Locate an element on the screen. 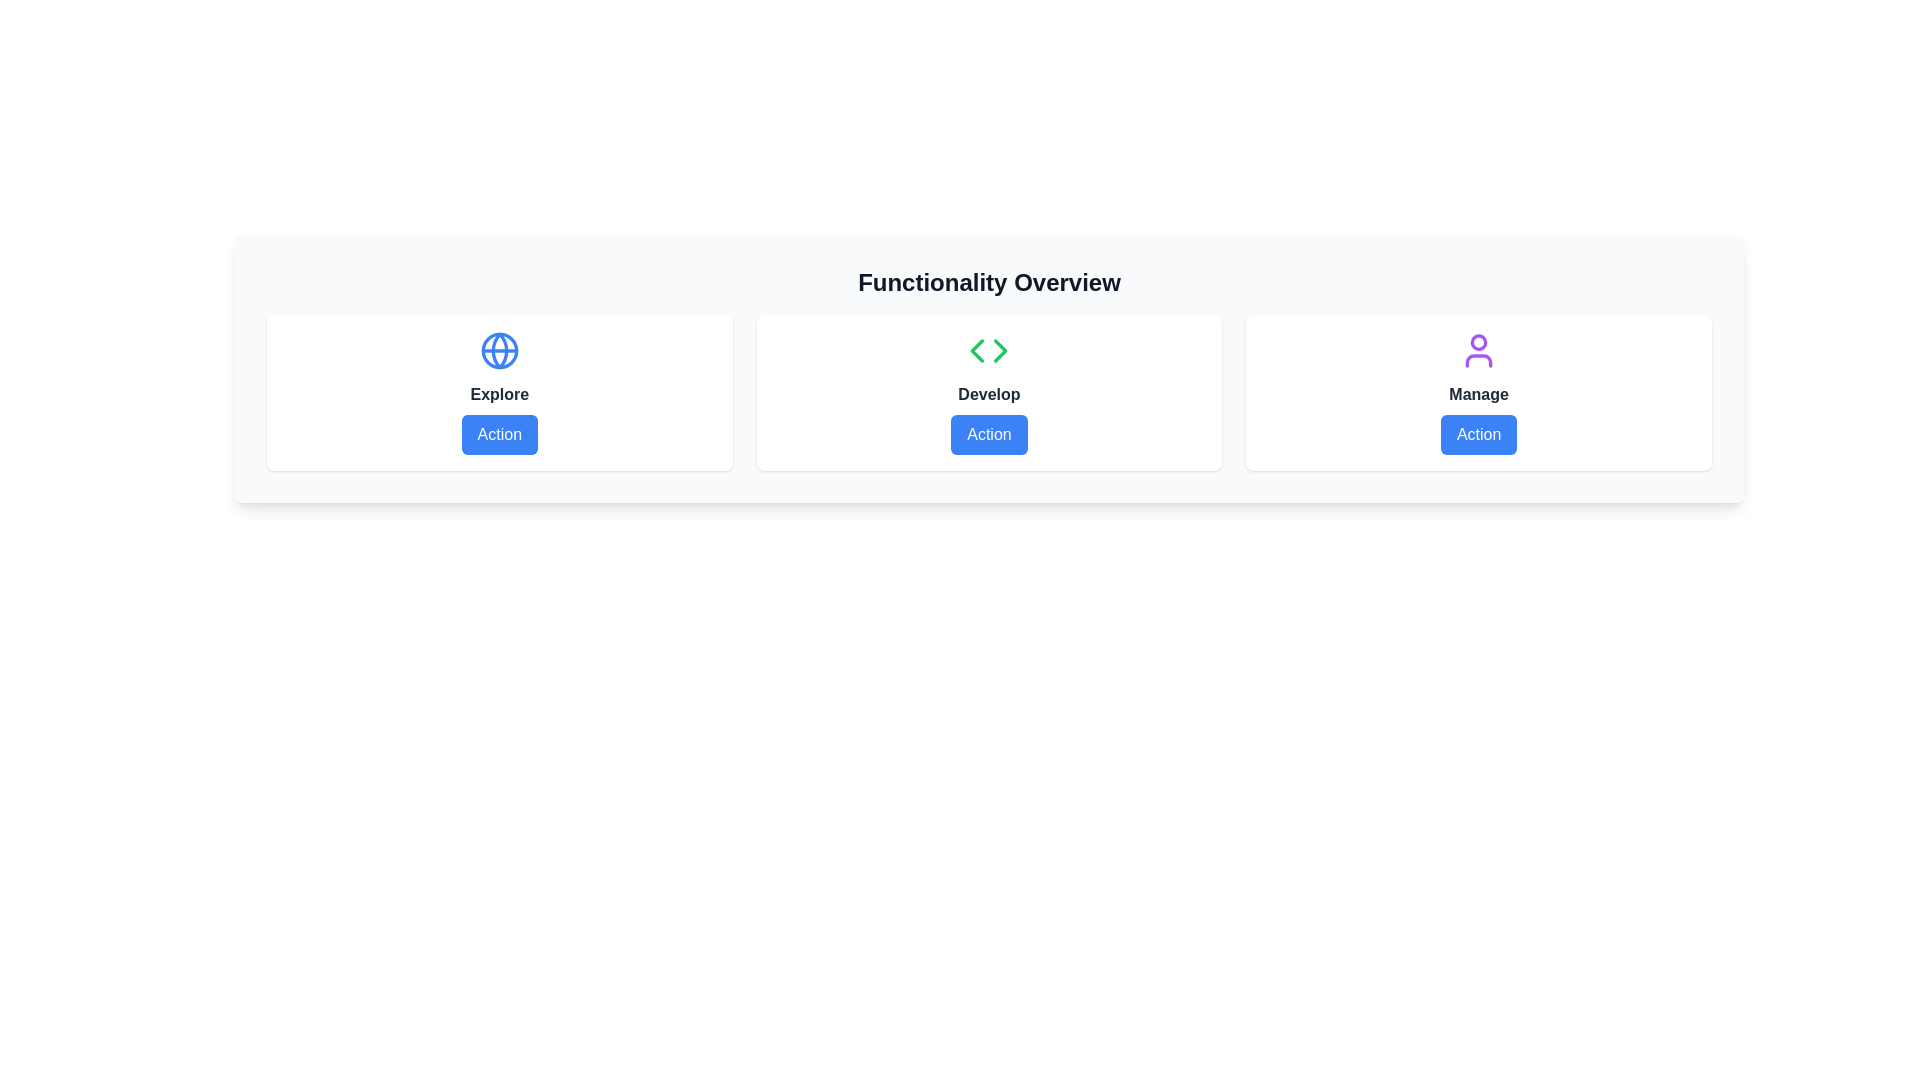  the arrowhead on the right side of the green graphical icon in the center 'Develop' card, which is part of the SVG graphical representation is located at coordinates (1001, 350).